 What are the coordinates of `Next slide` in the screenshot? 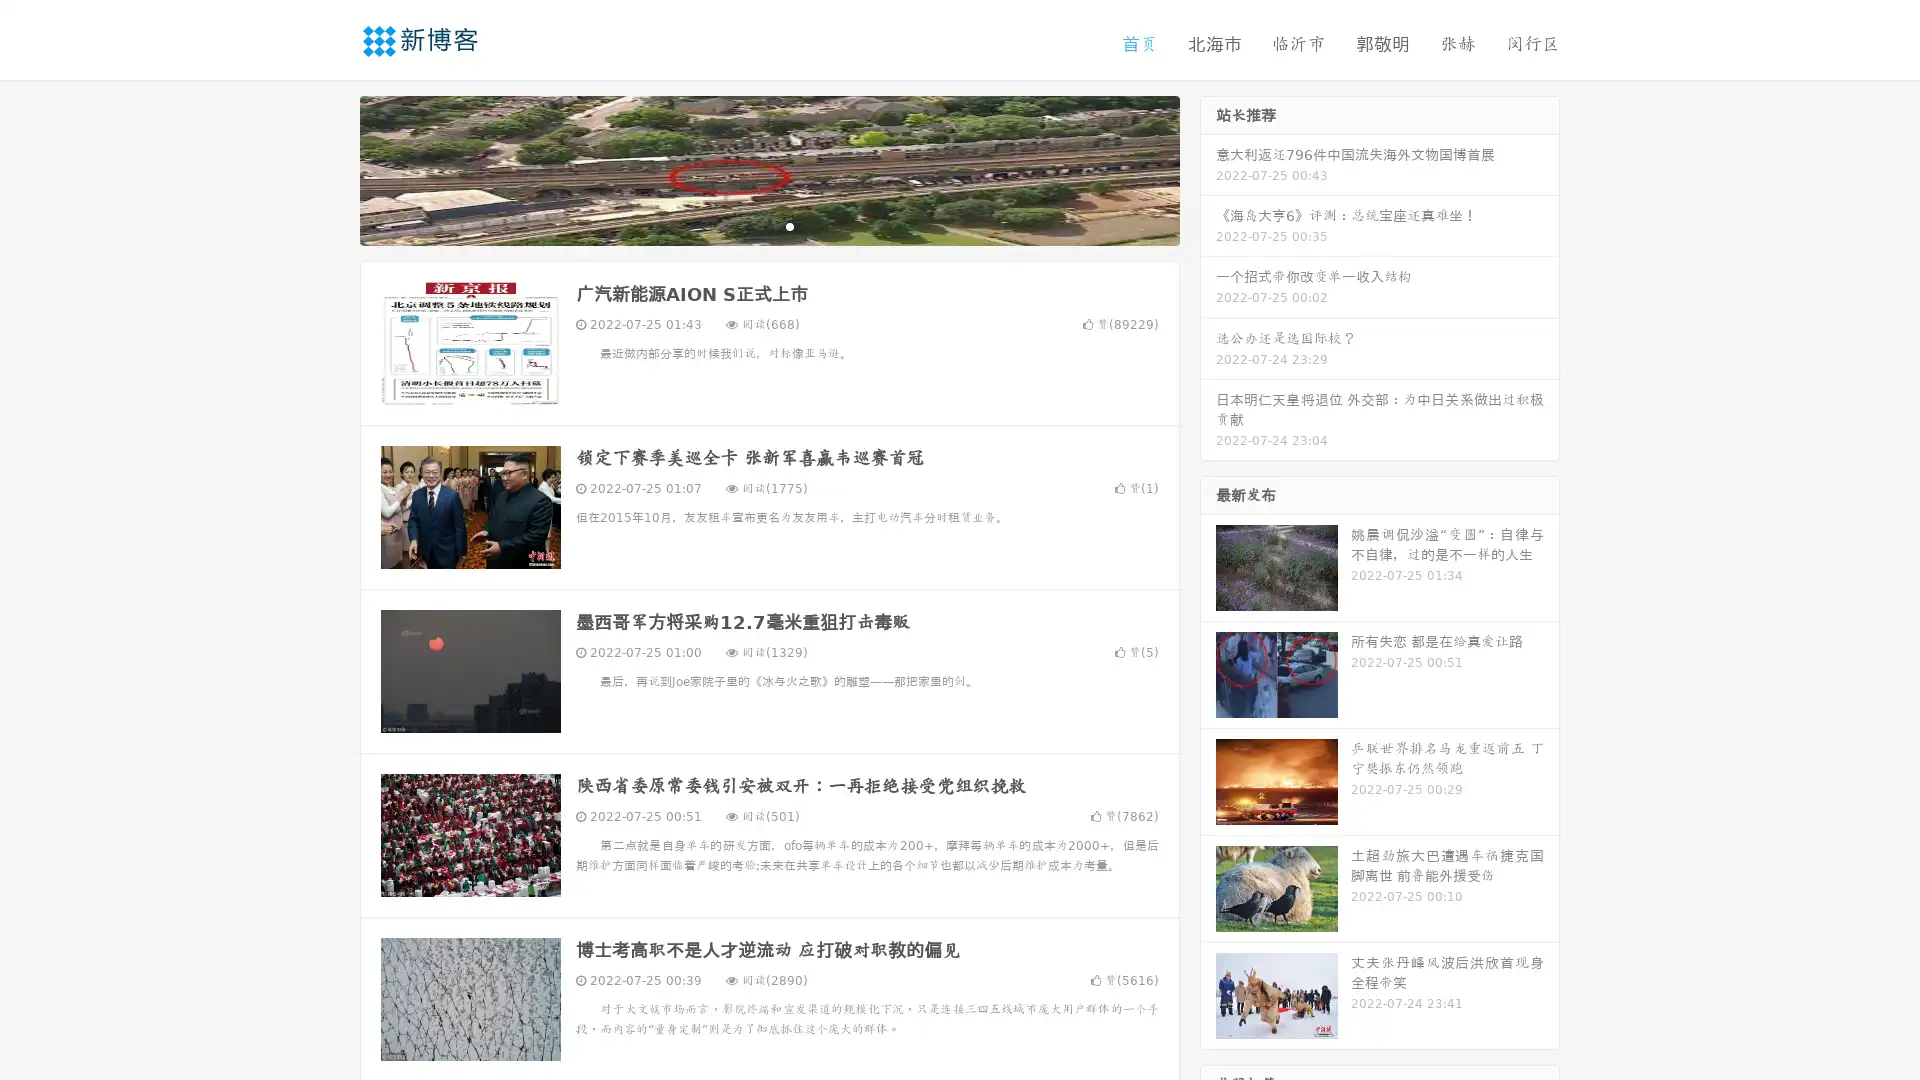 It's located at (1208, 168).